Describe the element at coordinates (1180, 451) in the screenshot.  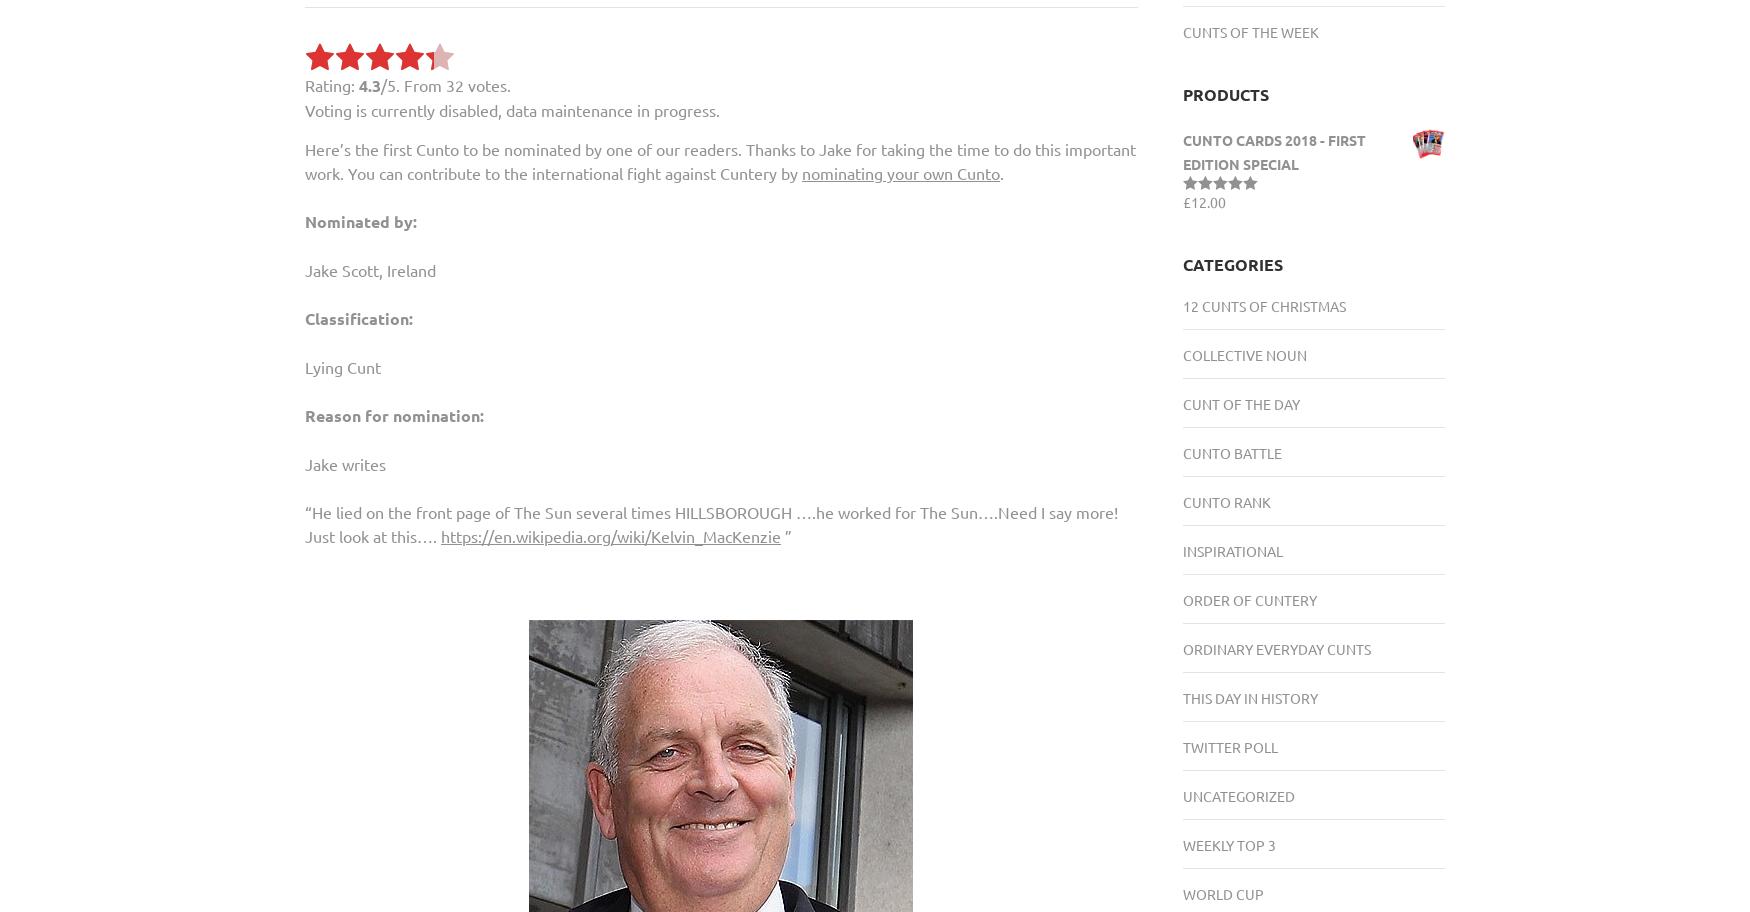
I see `'Cunto Battle'` at that location.